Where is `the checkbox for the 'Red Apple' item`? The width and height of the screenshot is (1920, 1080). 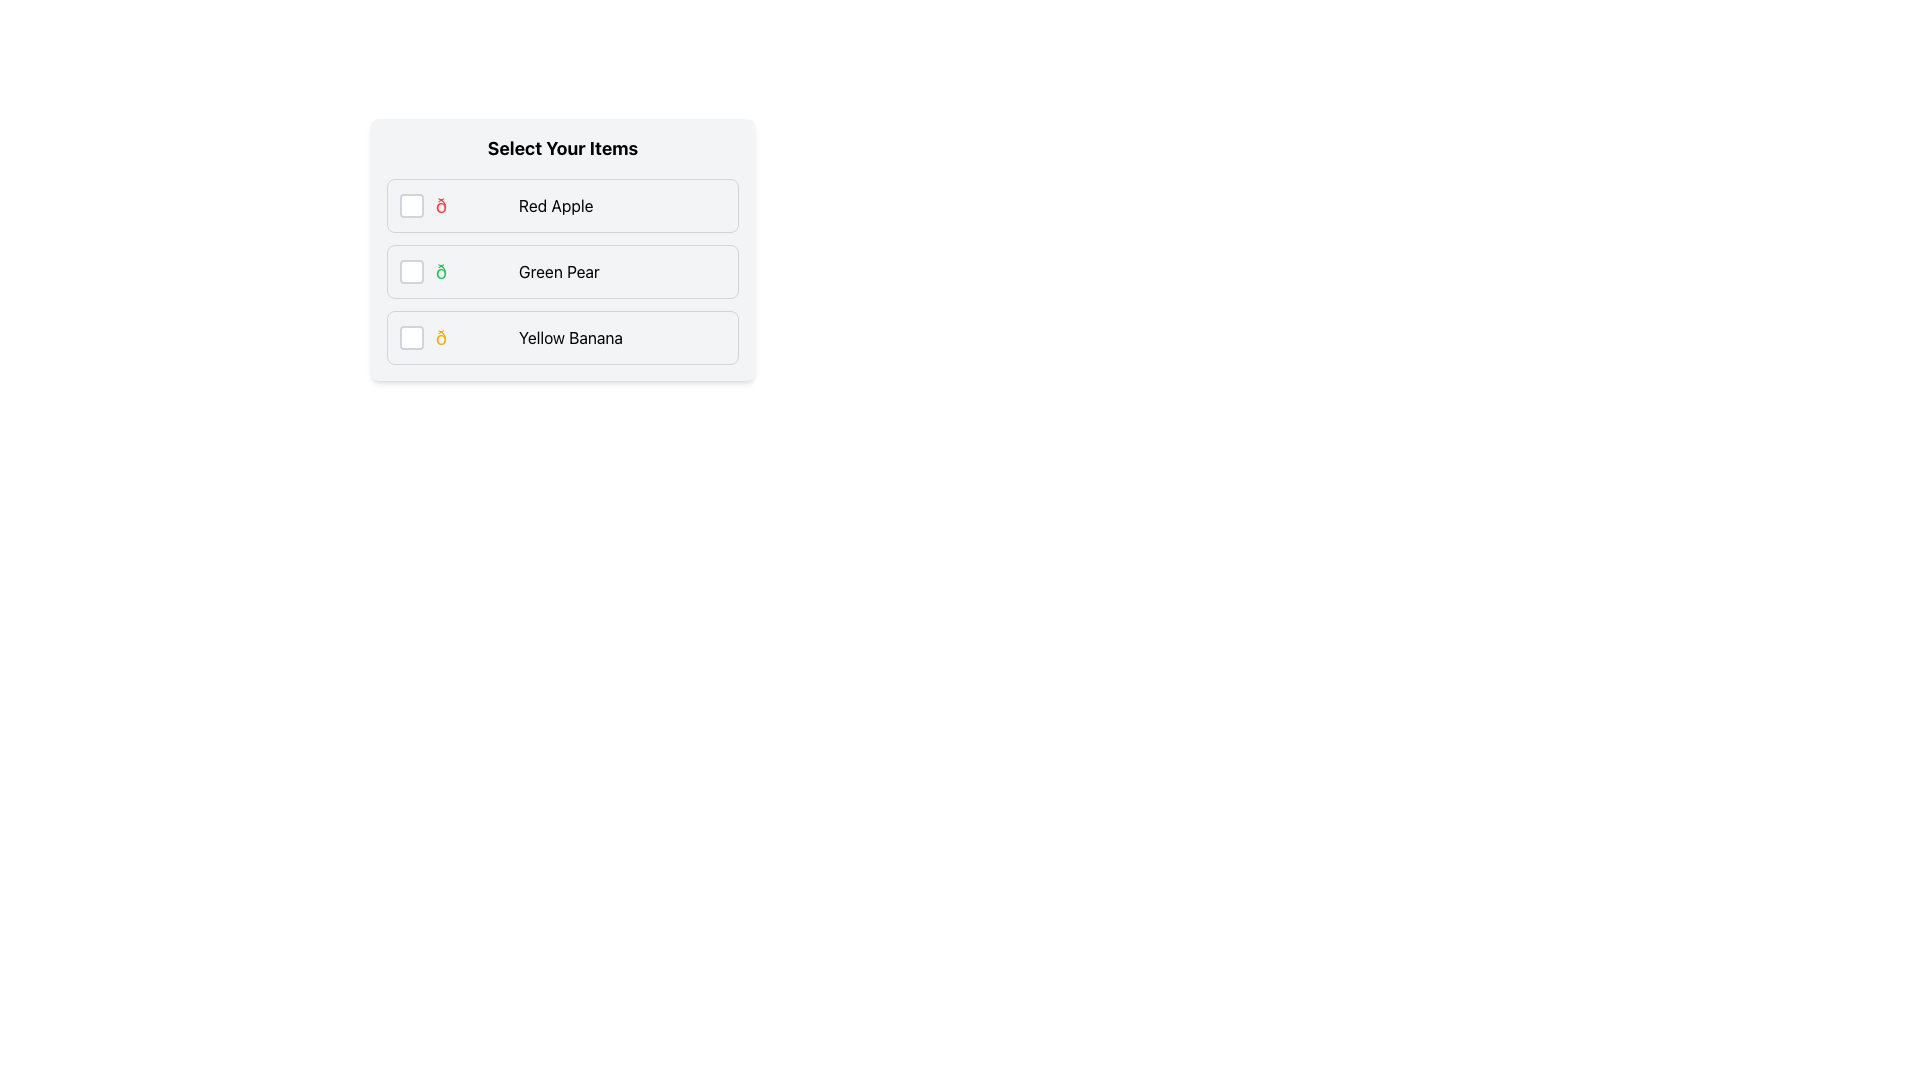
the checkbox for the 'Red Apple' item is located at coordinates (411, 205).